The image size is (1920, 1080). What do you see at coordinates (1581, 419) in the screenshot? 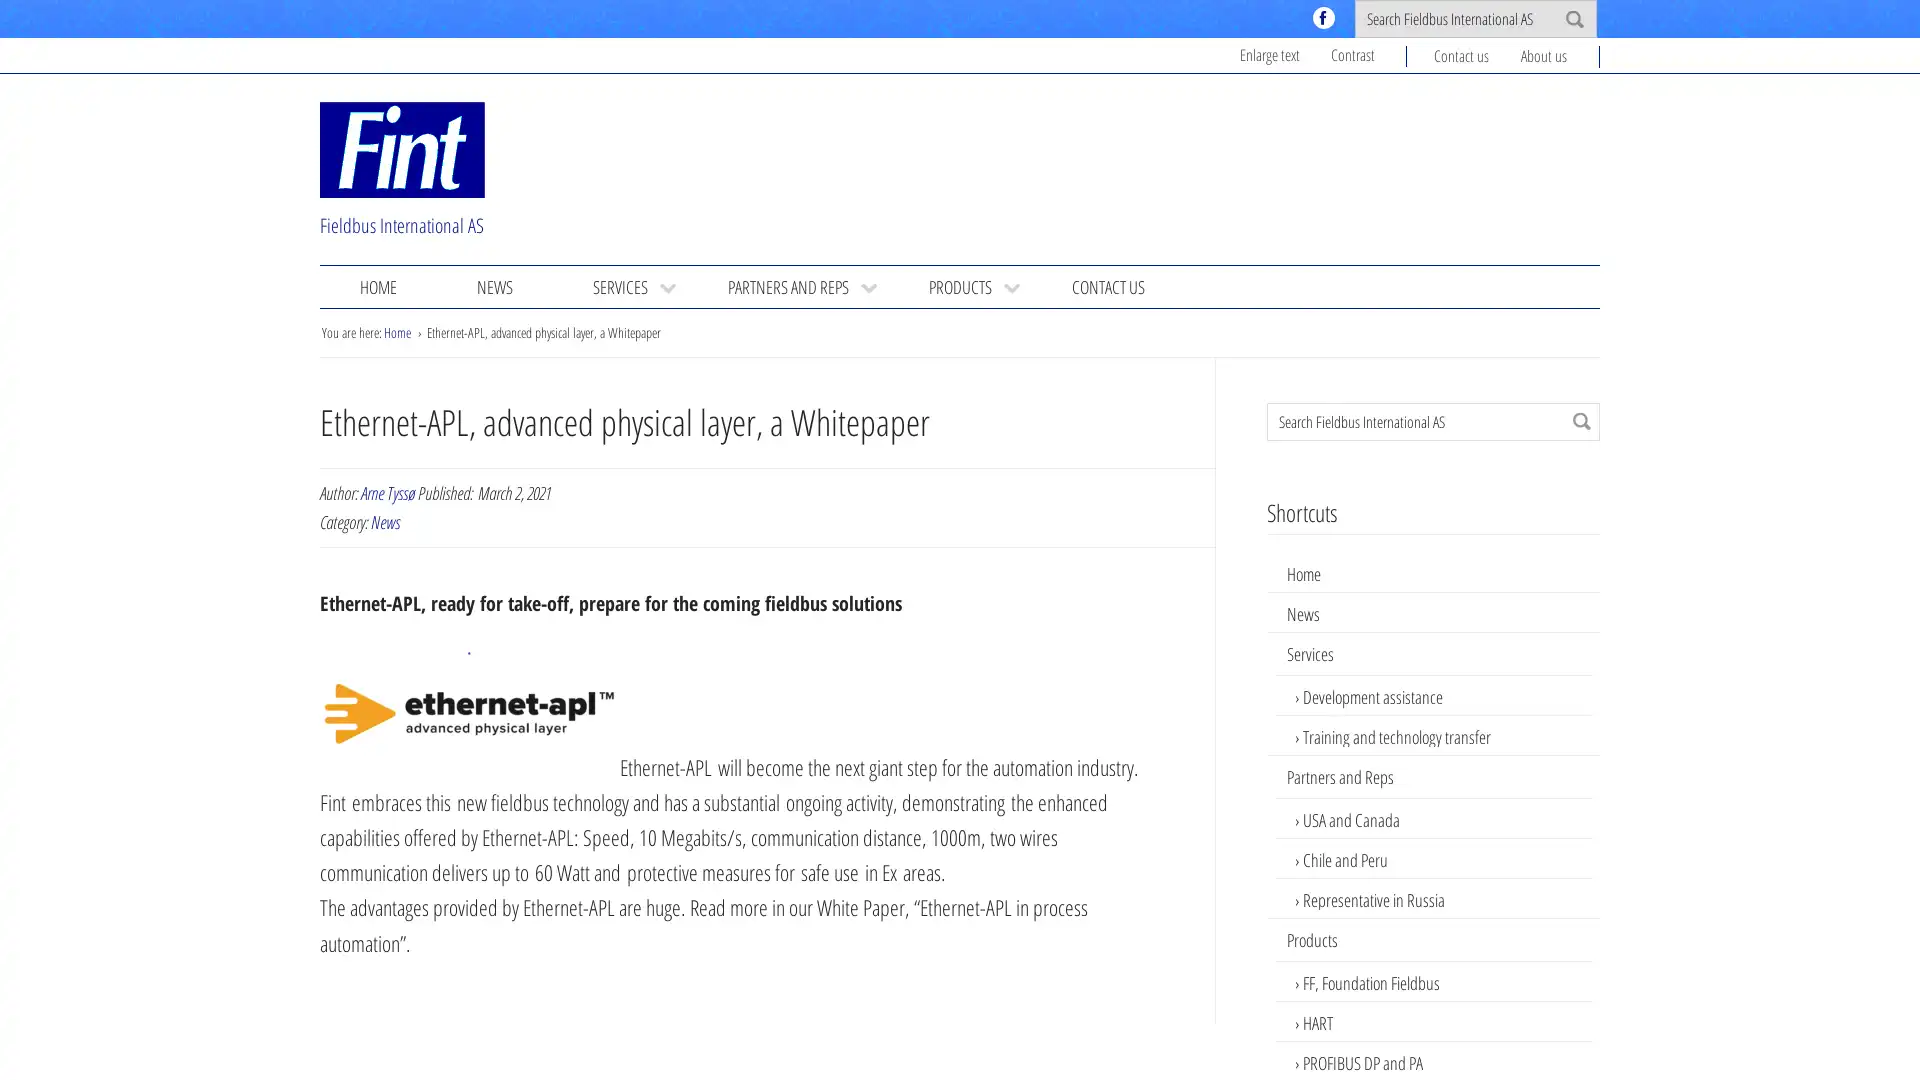
I see `Search` at bounding box center [1581, 419].